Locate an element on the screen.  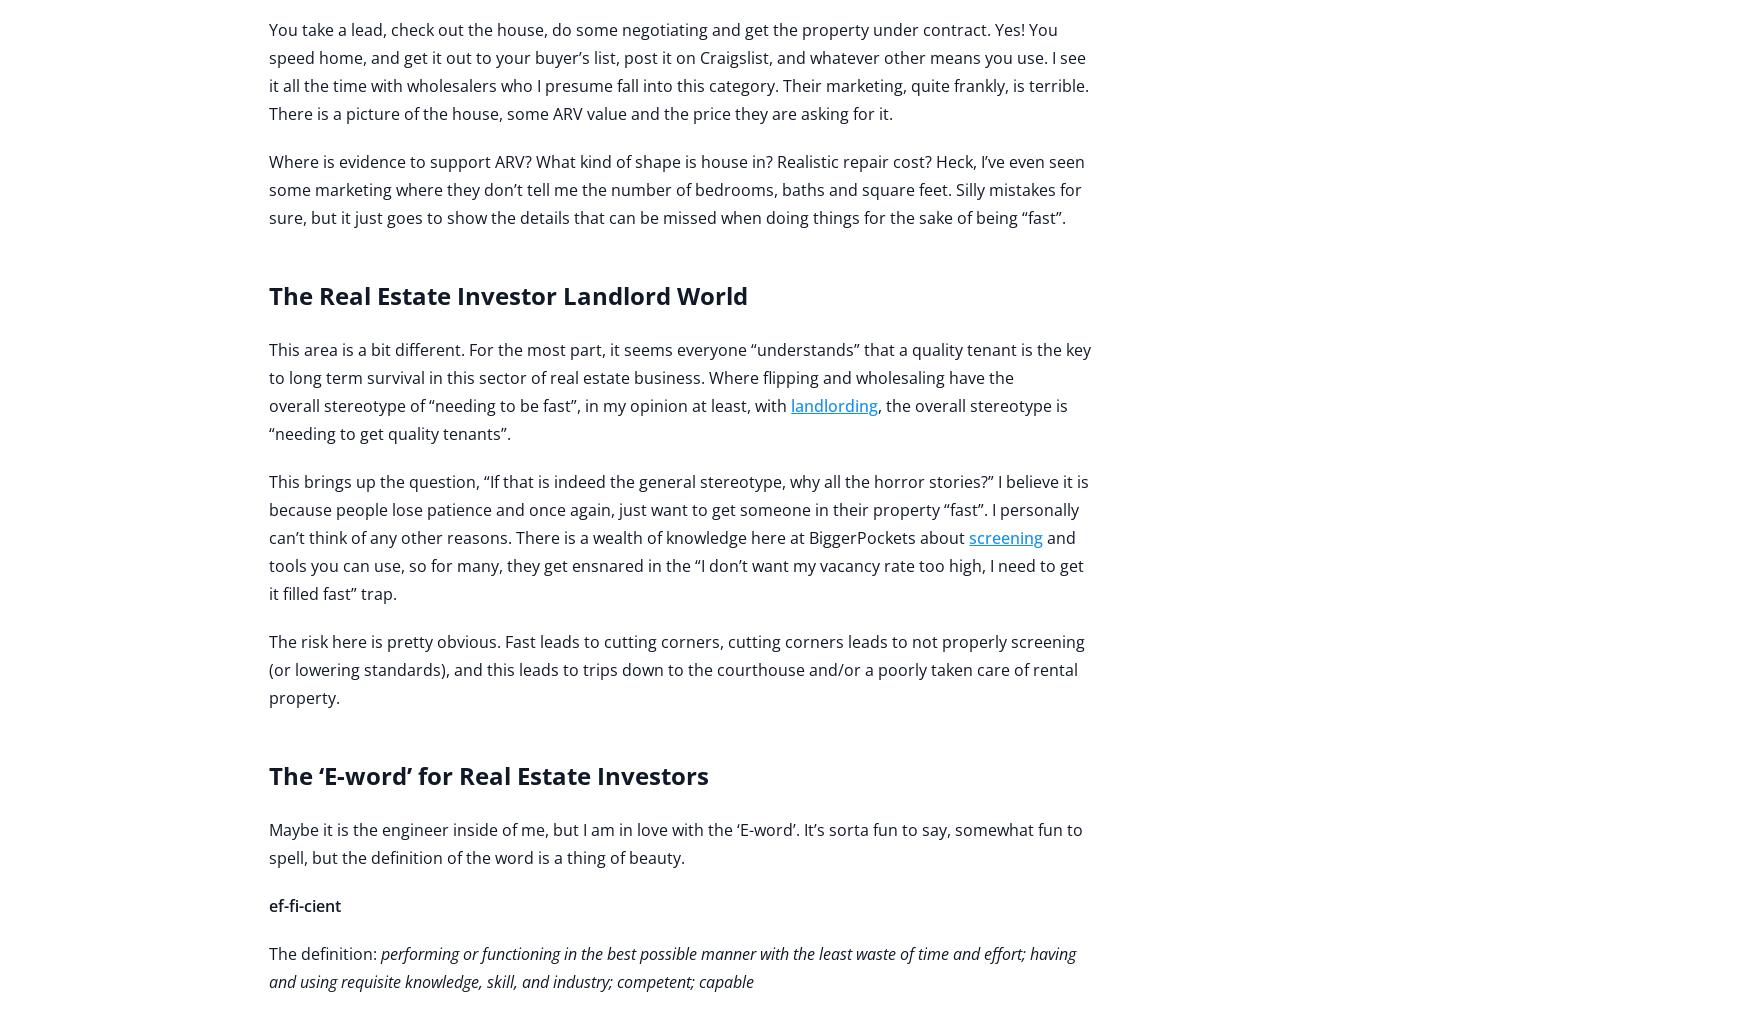
'screening' is located at coordinates (968, 537).